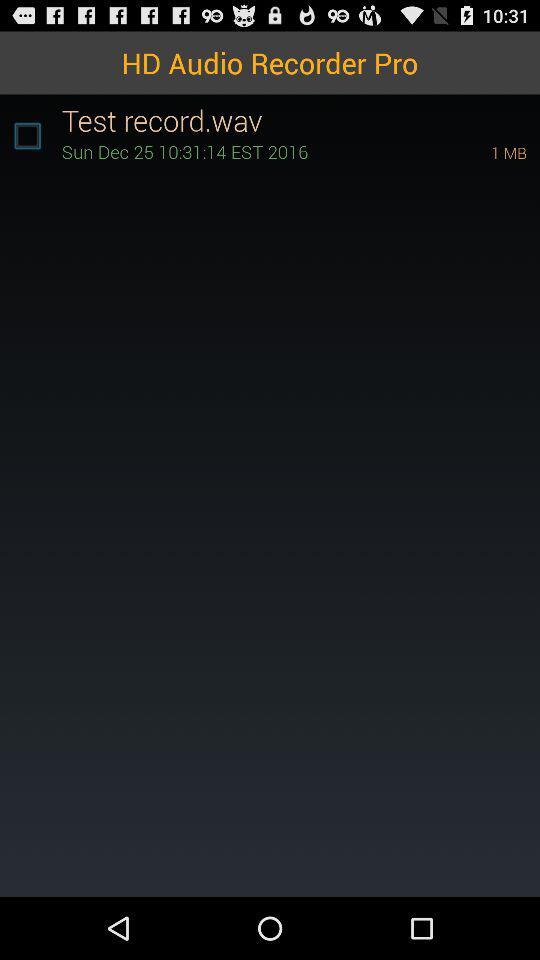 The height and width of the screenshot is (960, 540). Describe the element at coordinates (248, 150) in the screenshot. I see `icon to the left of the 1 mb item` at that location.